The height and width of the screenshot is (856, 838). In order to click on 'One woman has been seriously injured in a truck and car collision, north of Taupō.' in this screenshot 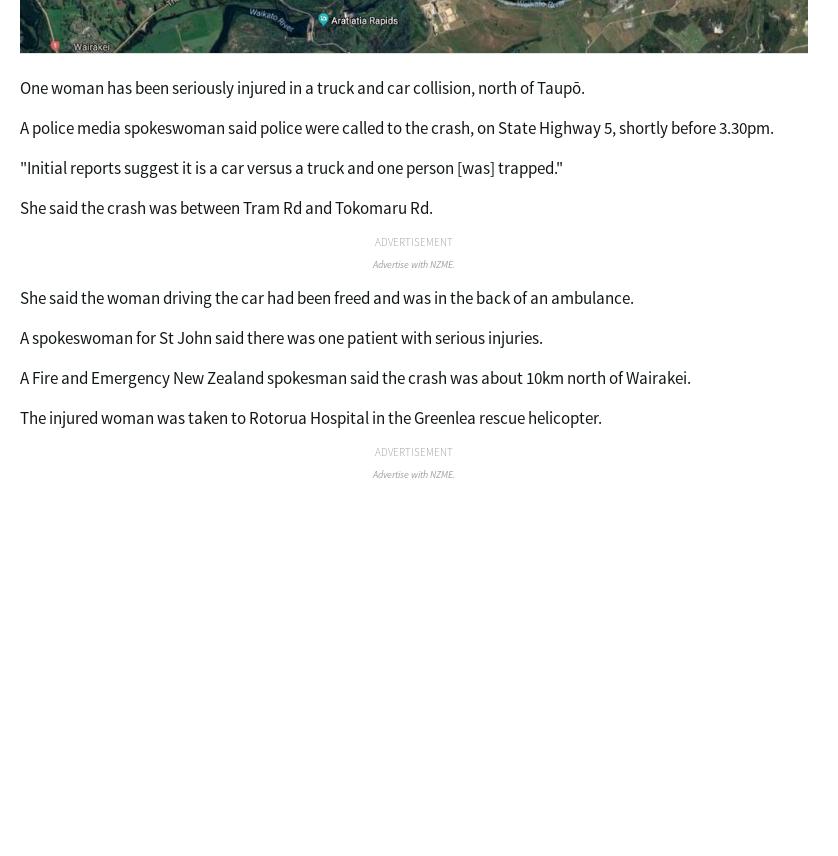, I will do `click(20, 87)`.